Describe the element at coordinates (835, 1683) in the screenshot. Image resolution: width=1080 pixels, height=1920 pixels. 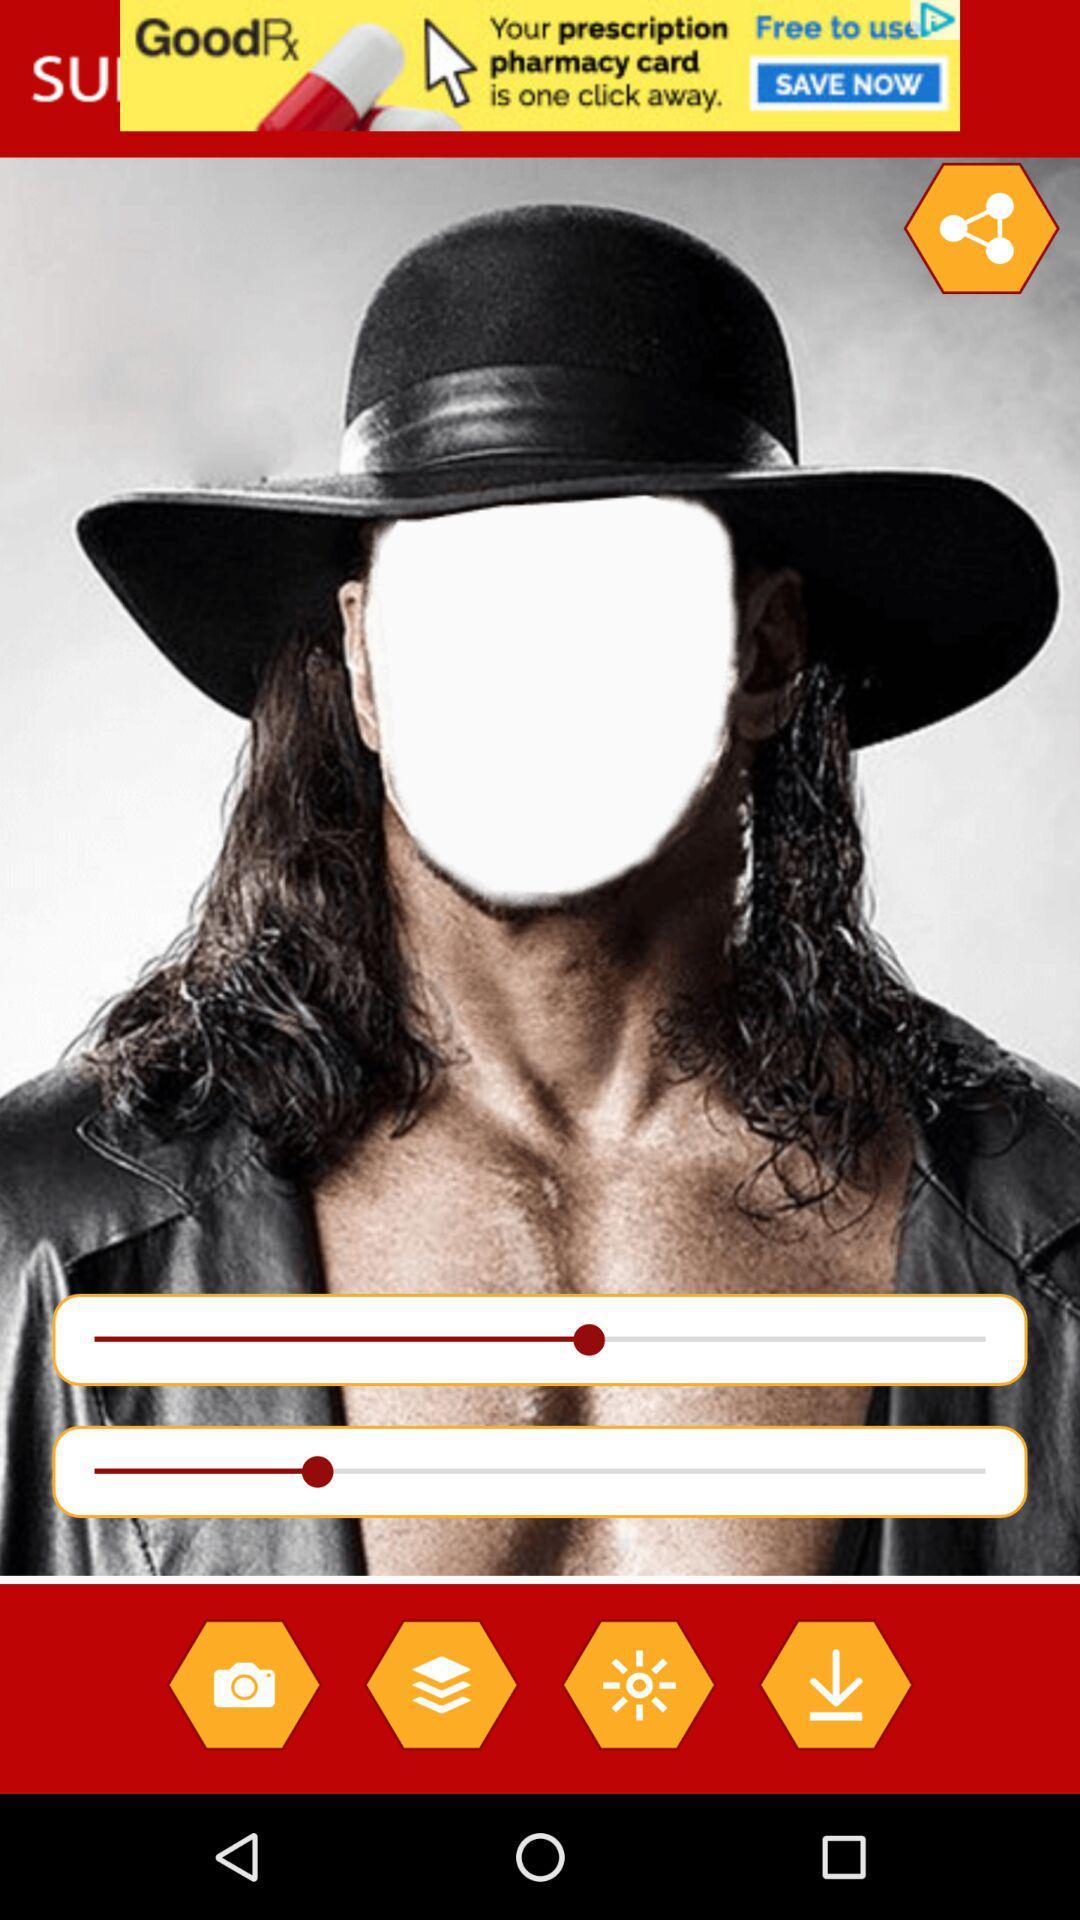
I see `install button` at that location.